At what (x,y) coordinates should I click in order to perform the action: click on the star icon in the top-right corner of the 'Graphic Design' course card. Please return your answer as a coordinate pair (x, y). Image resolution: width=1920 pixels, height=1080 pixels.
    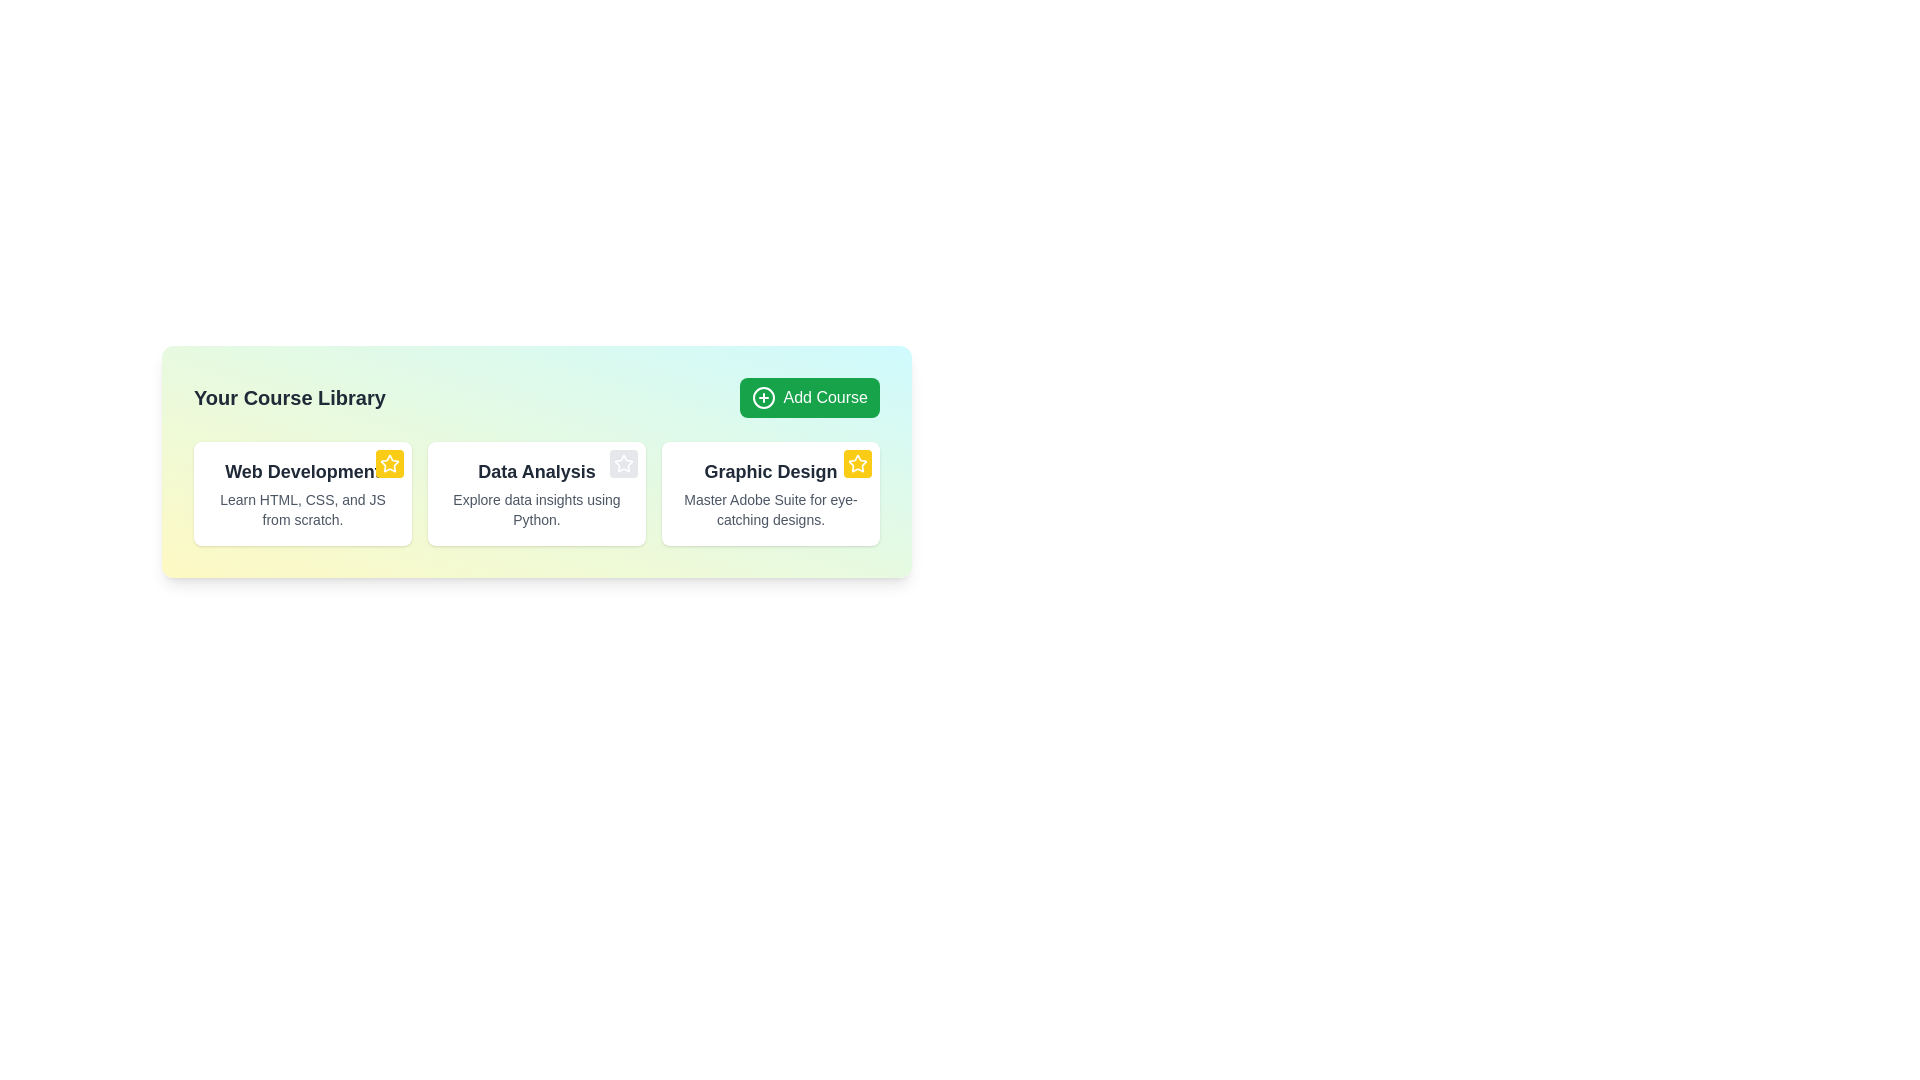
    Looking at the image, I should click on (770, 493).